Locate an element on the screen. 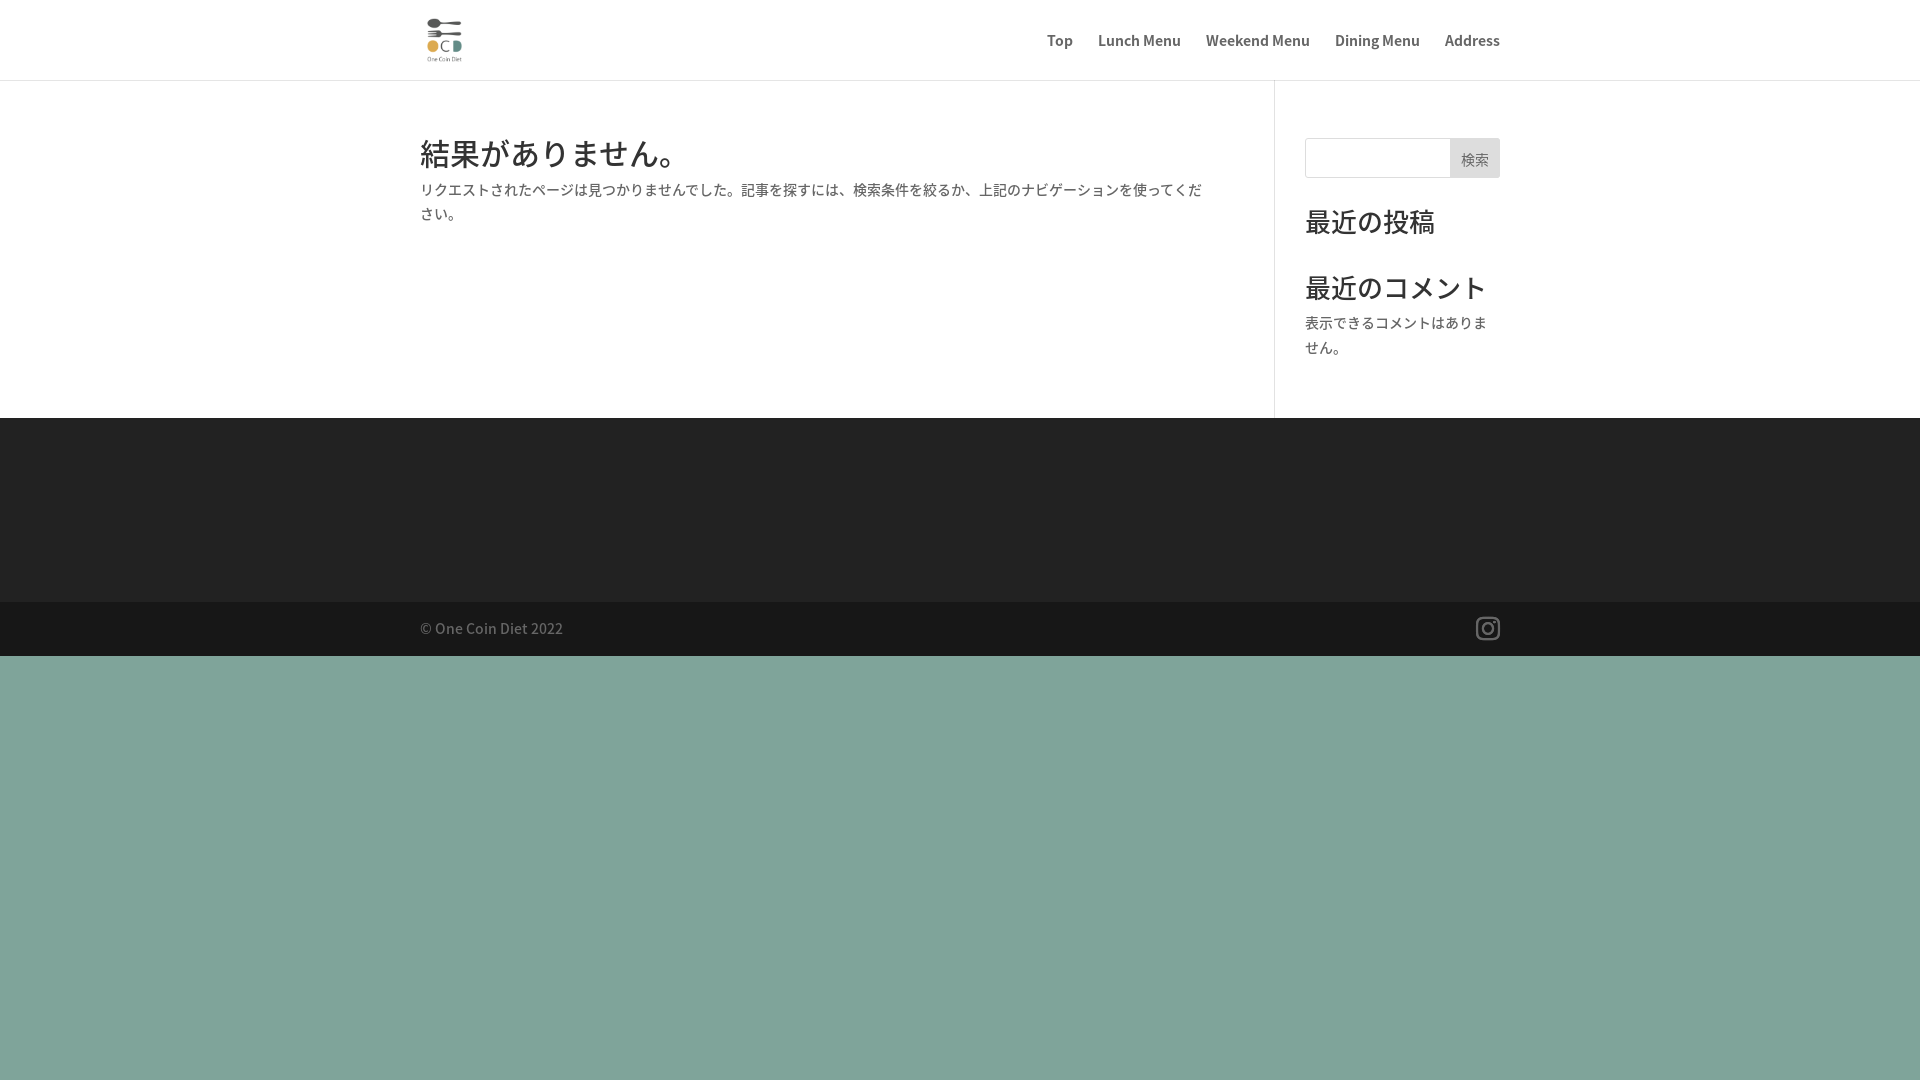 This screenshot has height=1080, width=1920. 'Top' is located at coordinates (1059, 55).